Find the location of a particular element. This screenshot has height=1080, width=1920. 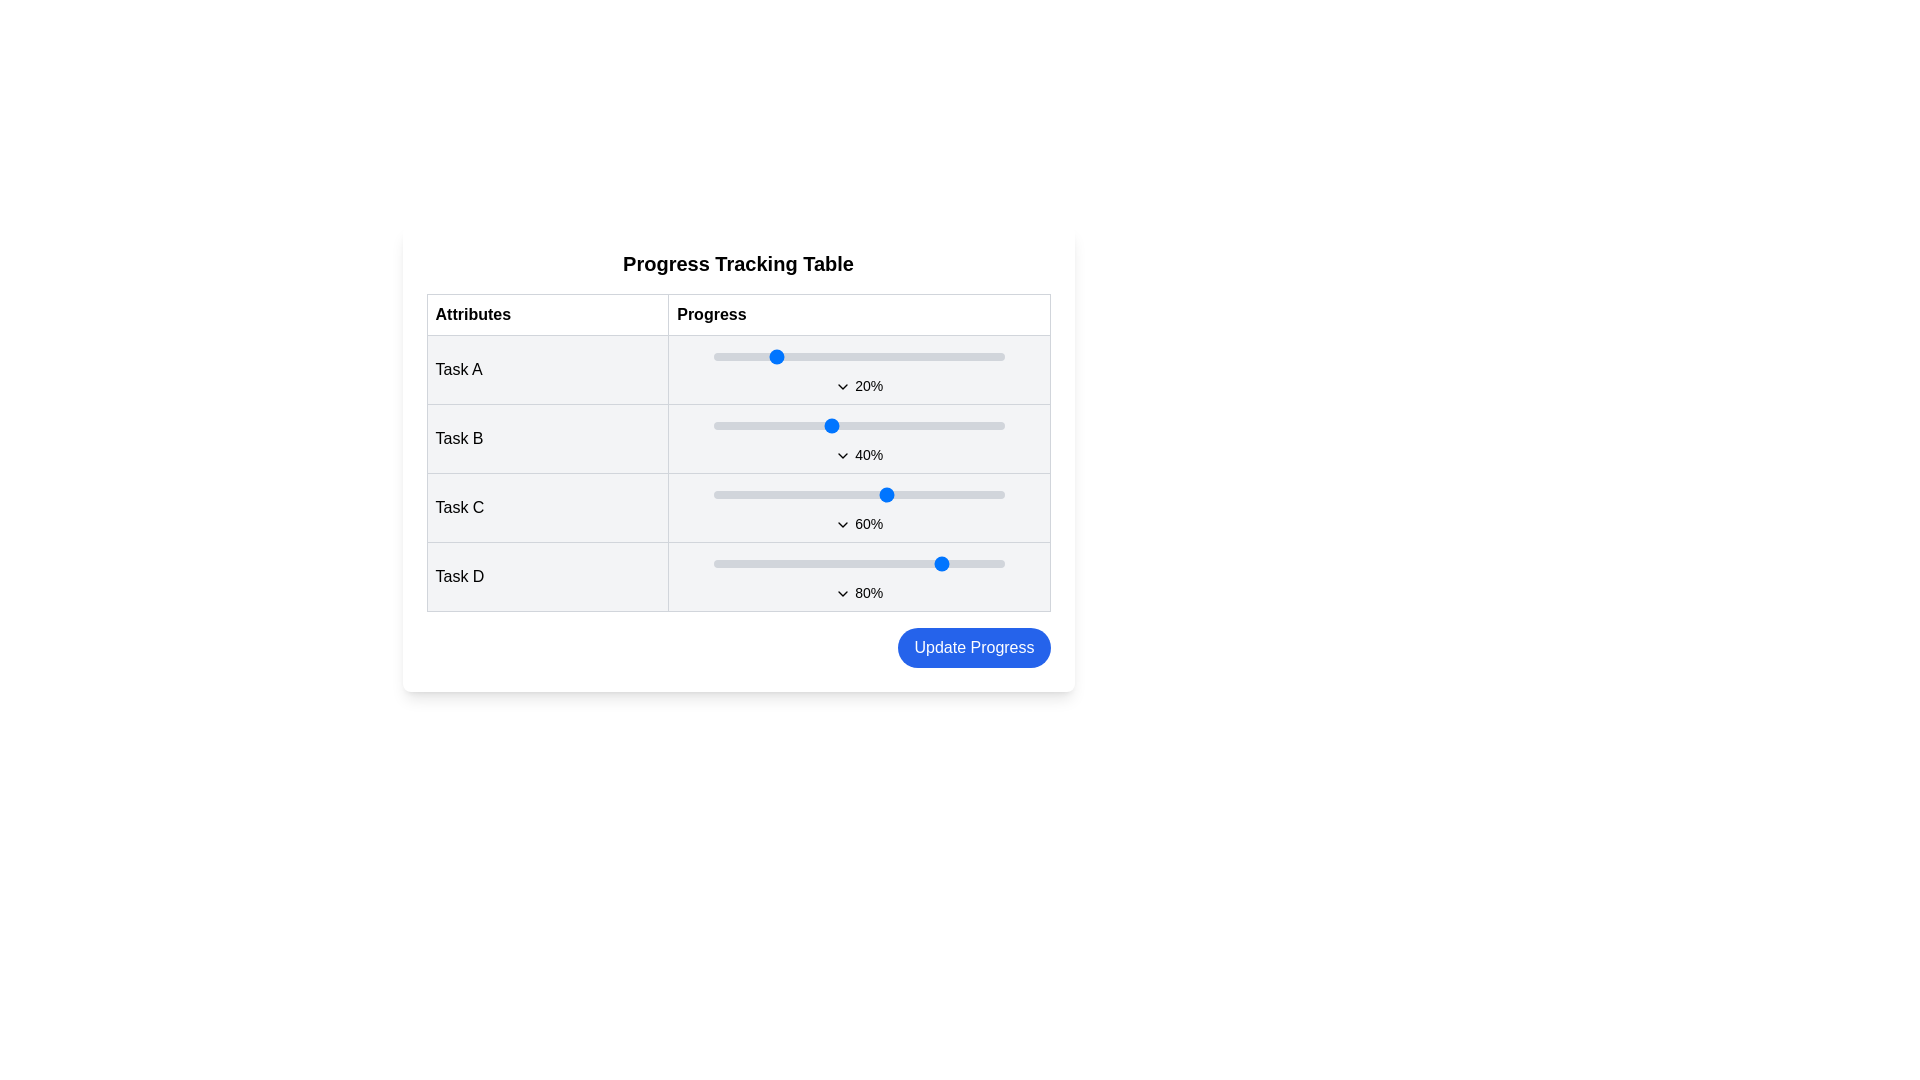

the downward-pointing arrow icon next to the '80%' text in the progress bar component is located at coordinates (859, 577).